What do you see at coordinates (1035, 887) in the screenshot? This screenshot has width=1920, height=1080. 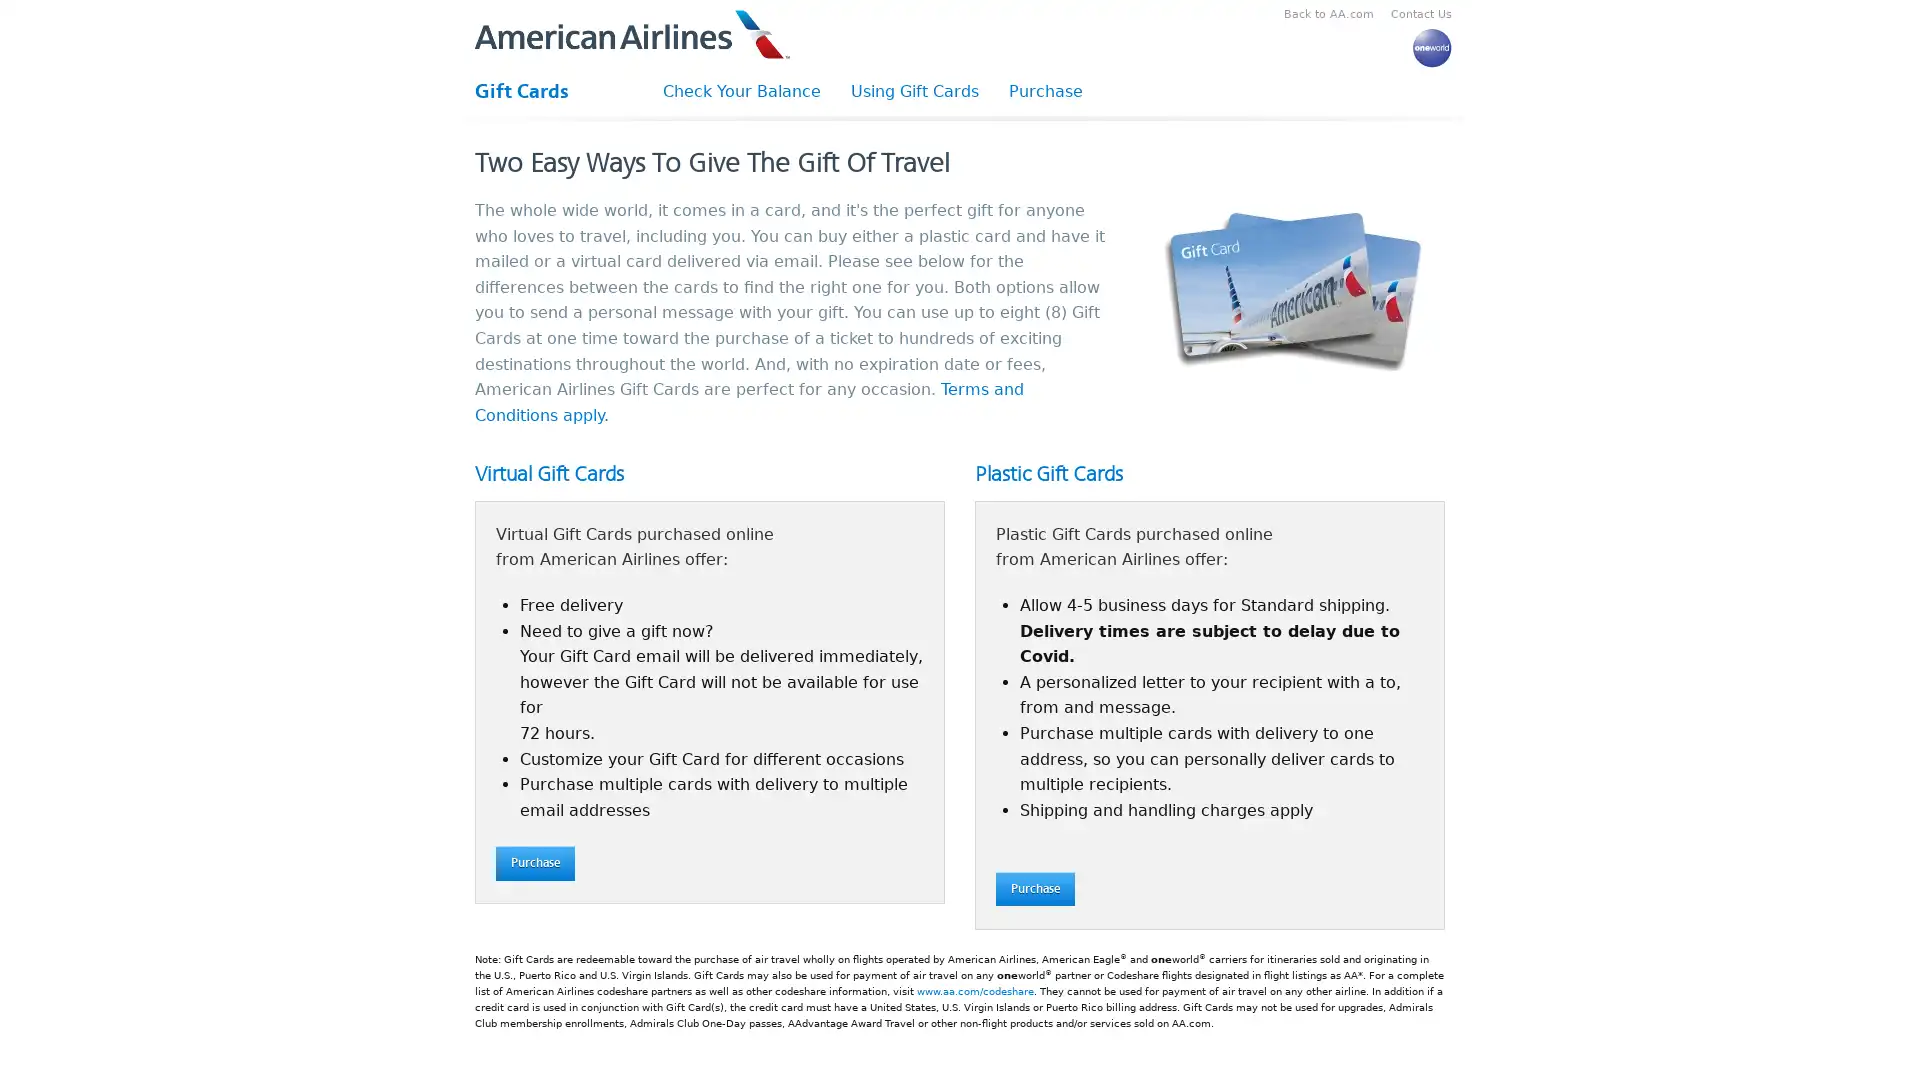 I see `Purchase` at bounding box center [1035, 887].